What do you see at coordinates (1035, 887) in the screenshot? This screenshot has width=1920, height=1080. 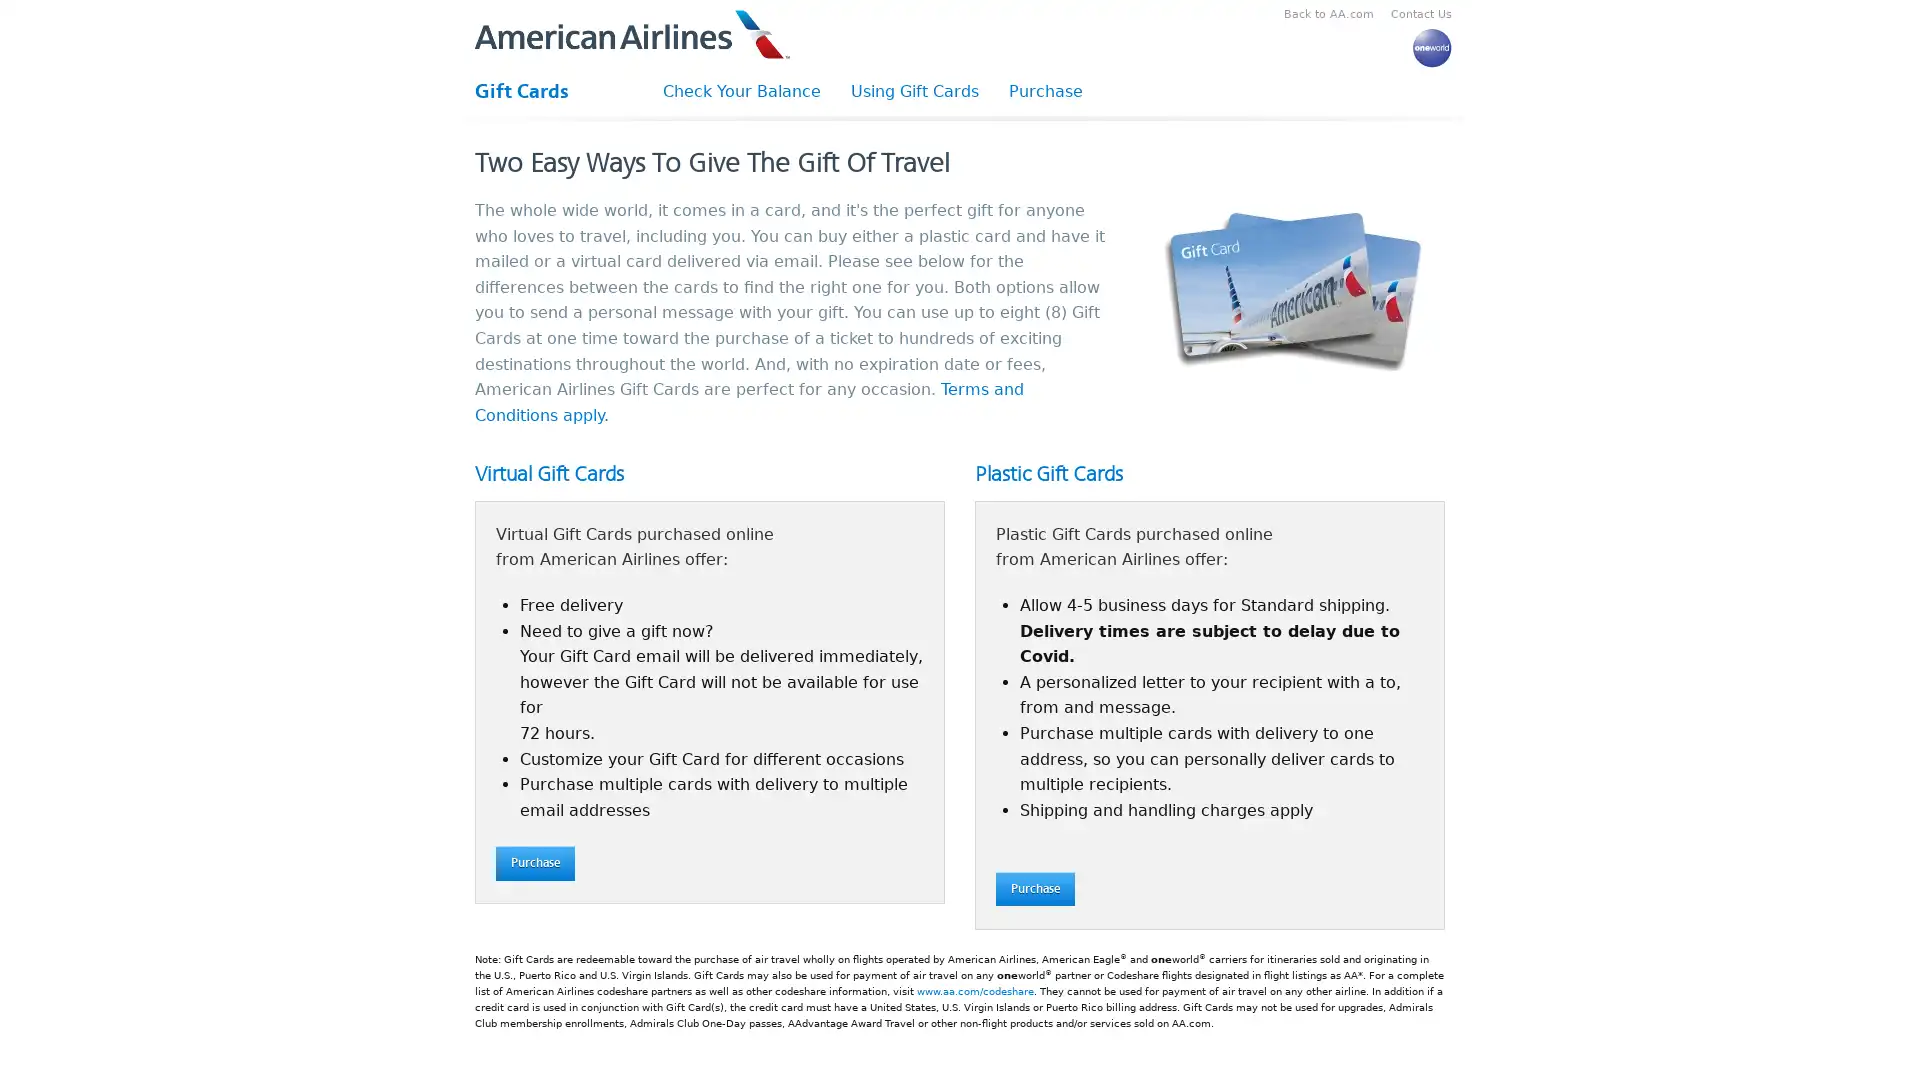 I see `Purchase` at bounding box center [1035, 887].